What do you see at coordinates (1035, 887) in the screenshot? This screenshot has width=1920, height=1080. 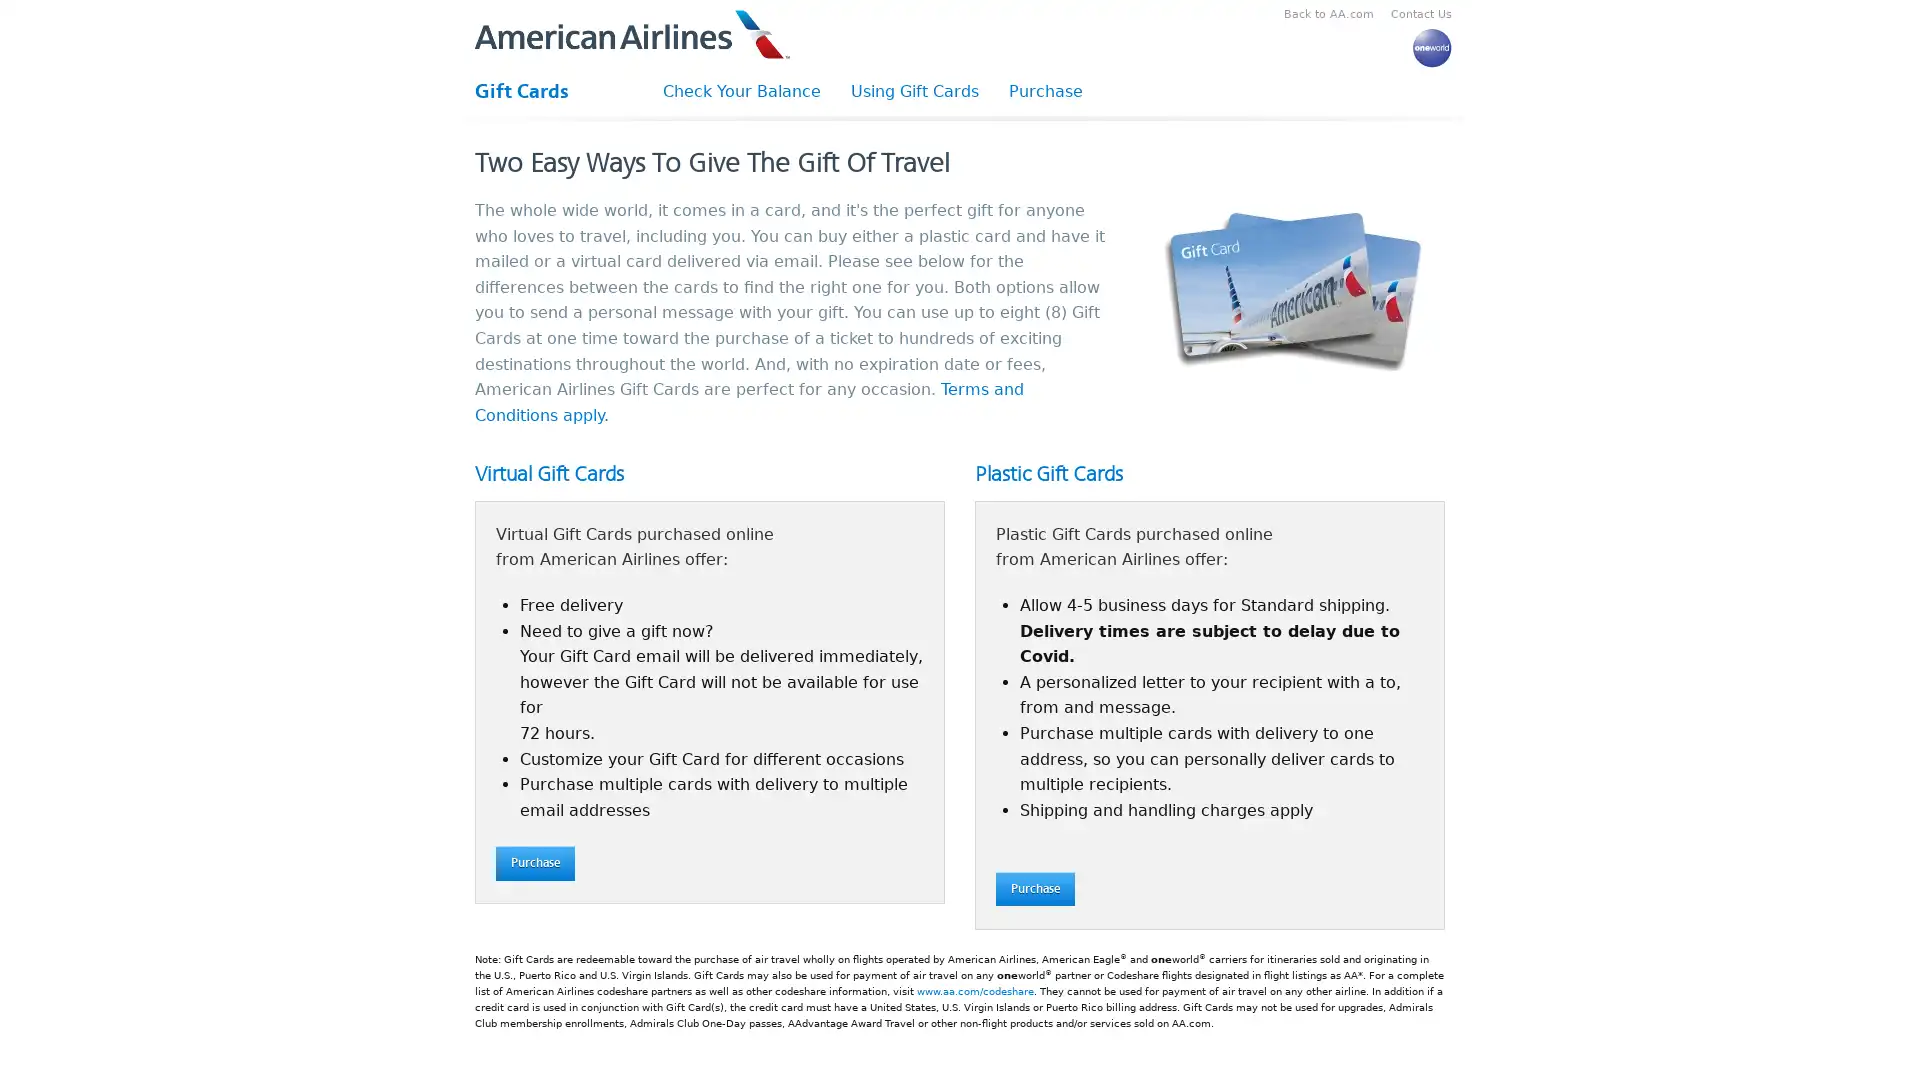 I see `Purchase` at bounding box center [1035, 887].